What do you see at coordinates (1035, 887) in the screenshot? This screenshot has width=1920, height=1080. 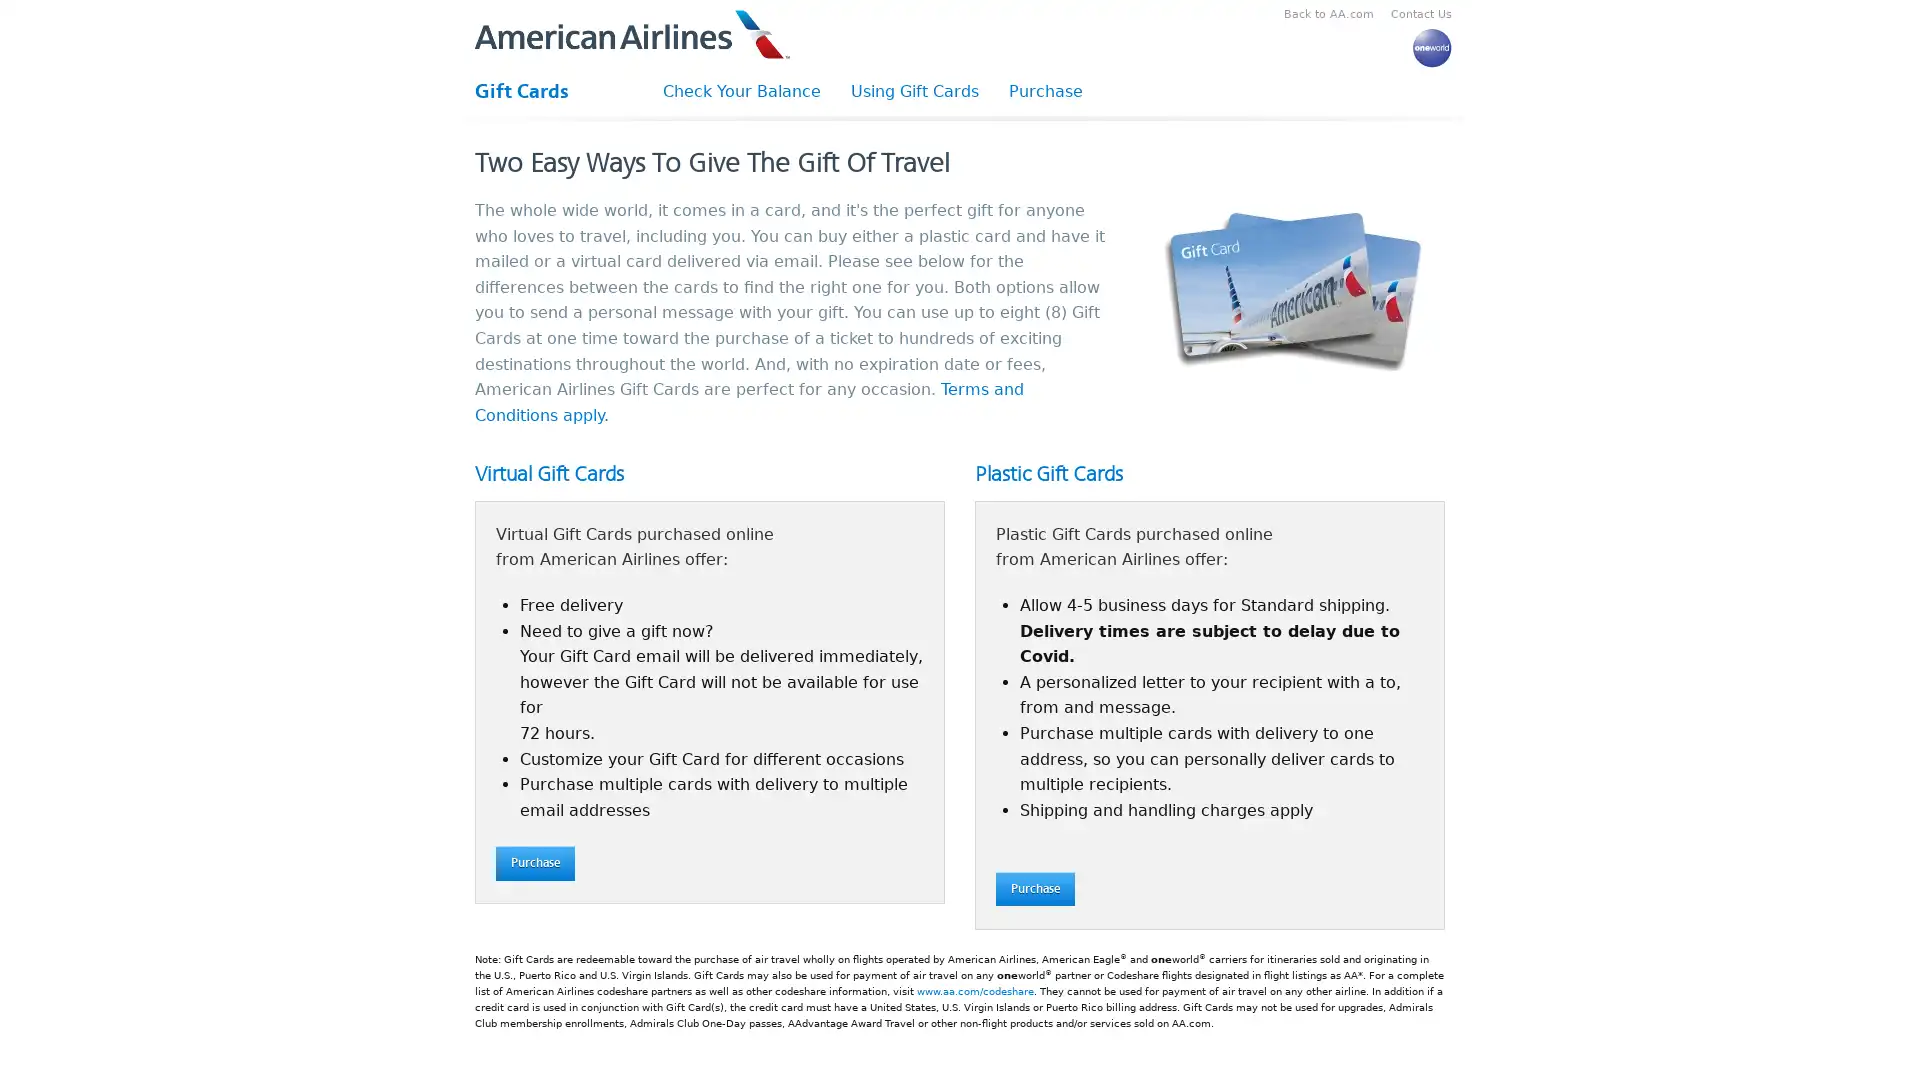 I see `Purchase` at bounding box center [1035, 887].